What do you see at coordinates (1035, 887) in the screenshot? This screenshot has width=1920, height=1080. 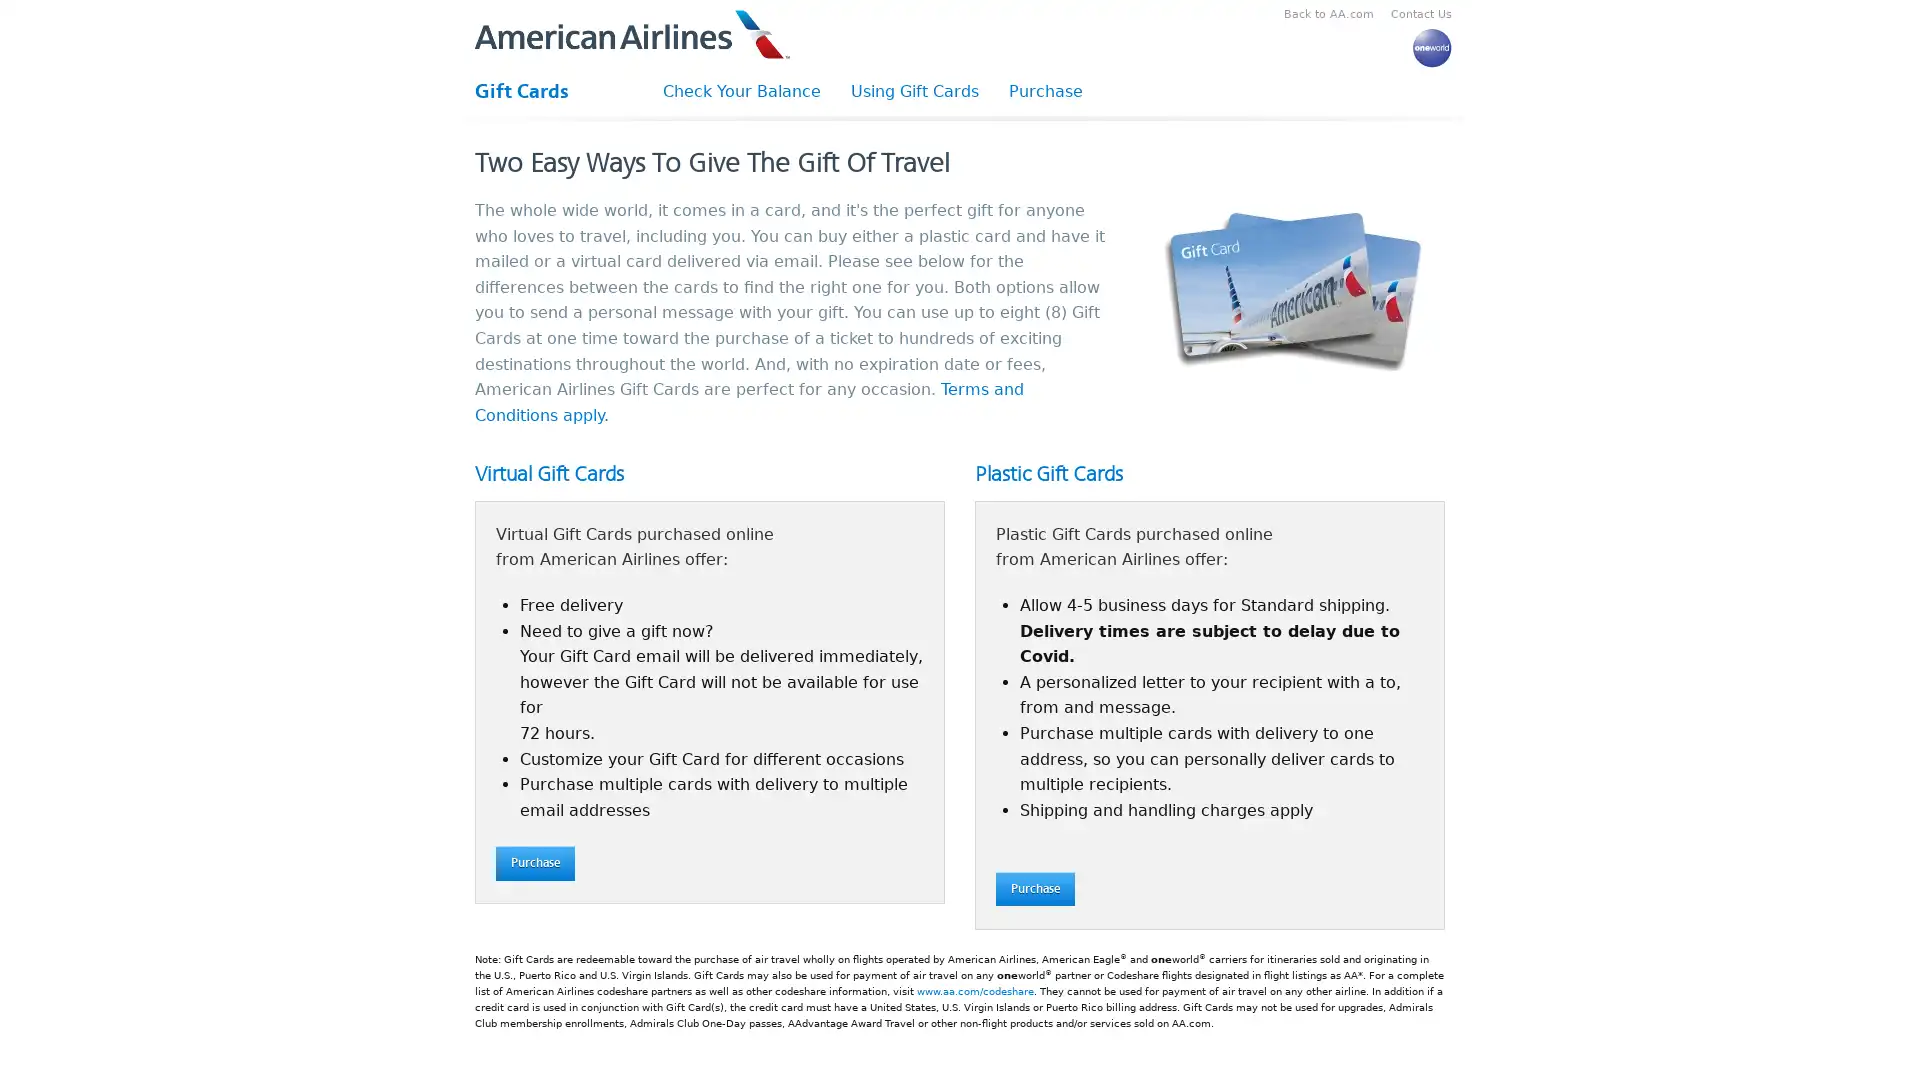 I see `Purchase` at bounding box center [1035, 887].